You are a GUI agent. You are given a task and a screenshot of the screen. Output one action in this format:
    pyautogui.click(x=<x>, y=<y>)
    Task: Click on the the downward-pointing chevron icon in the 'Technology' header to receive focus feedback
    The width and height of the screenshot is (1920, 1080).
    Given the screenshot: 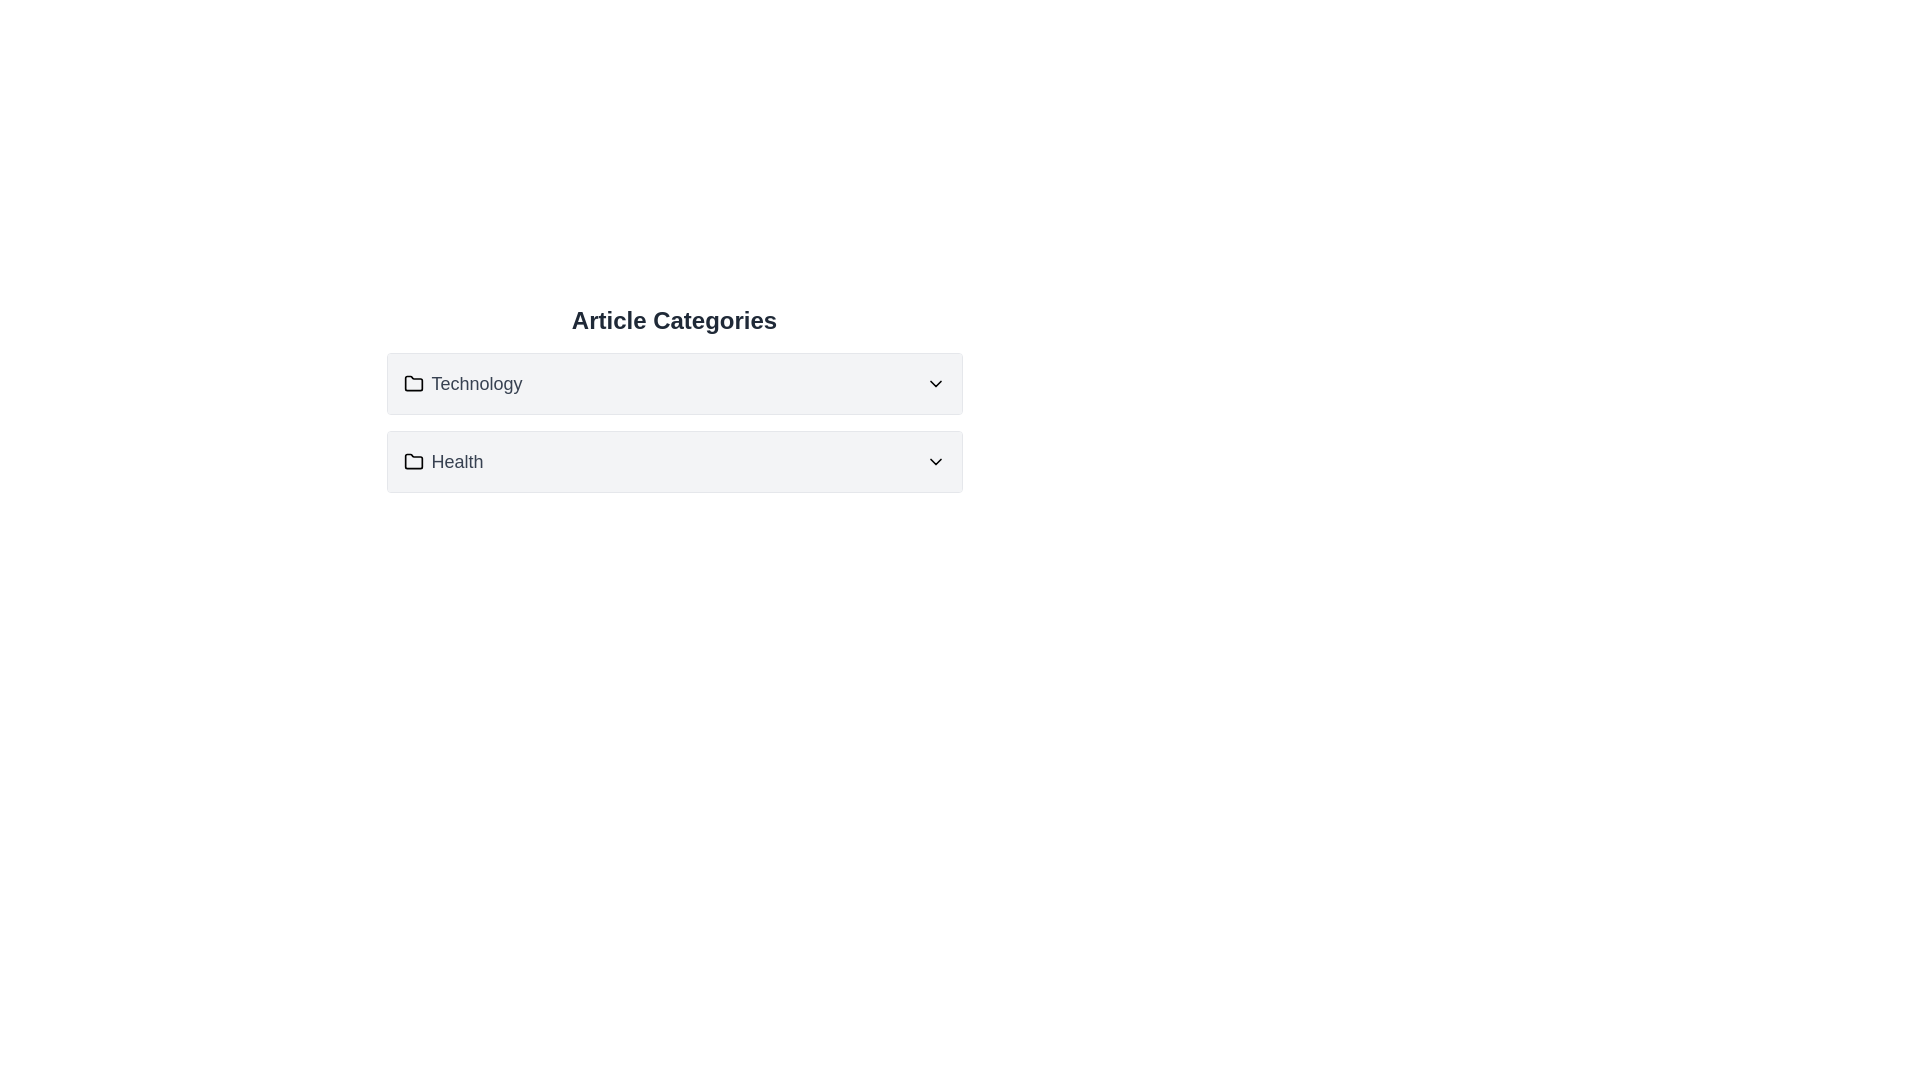 What is the action you would take?
    pyautogui.click(x=934, y=384)
    